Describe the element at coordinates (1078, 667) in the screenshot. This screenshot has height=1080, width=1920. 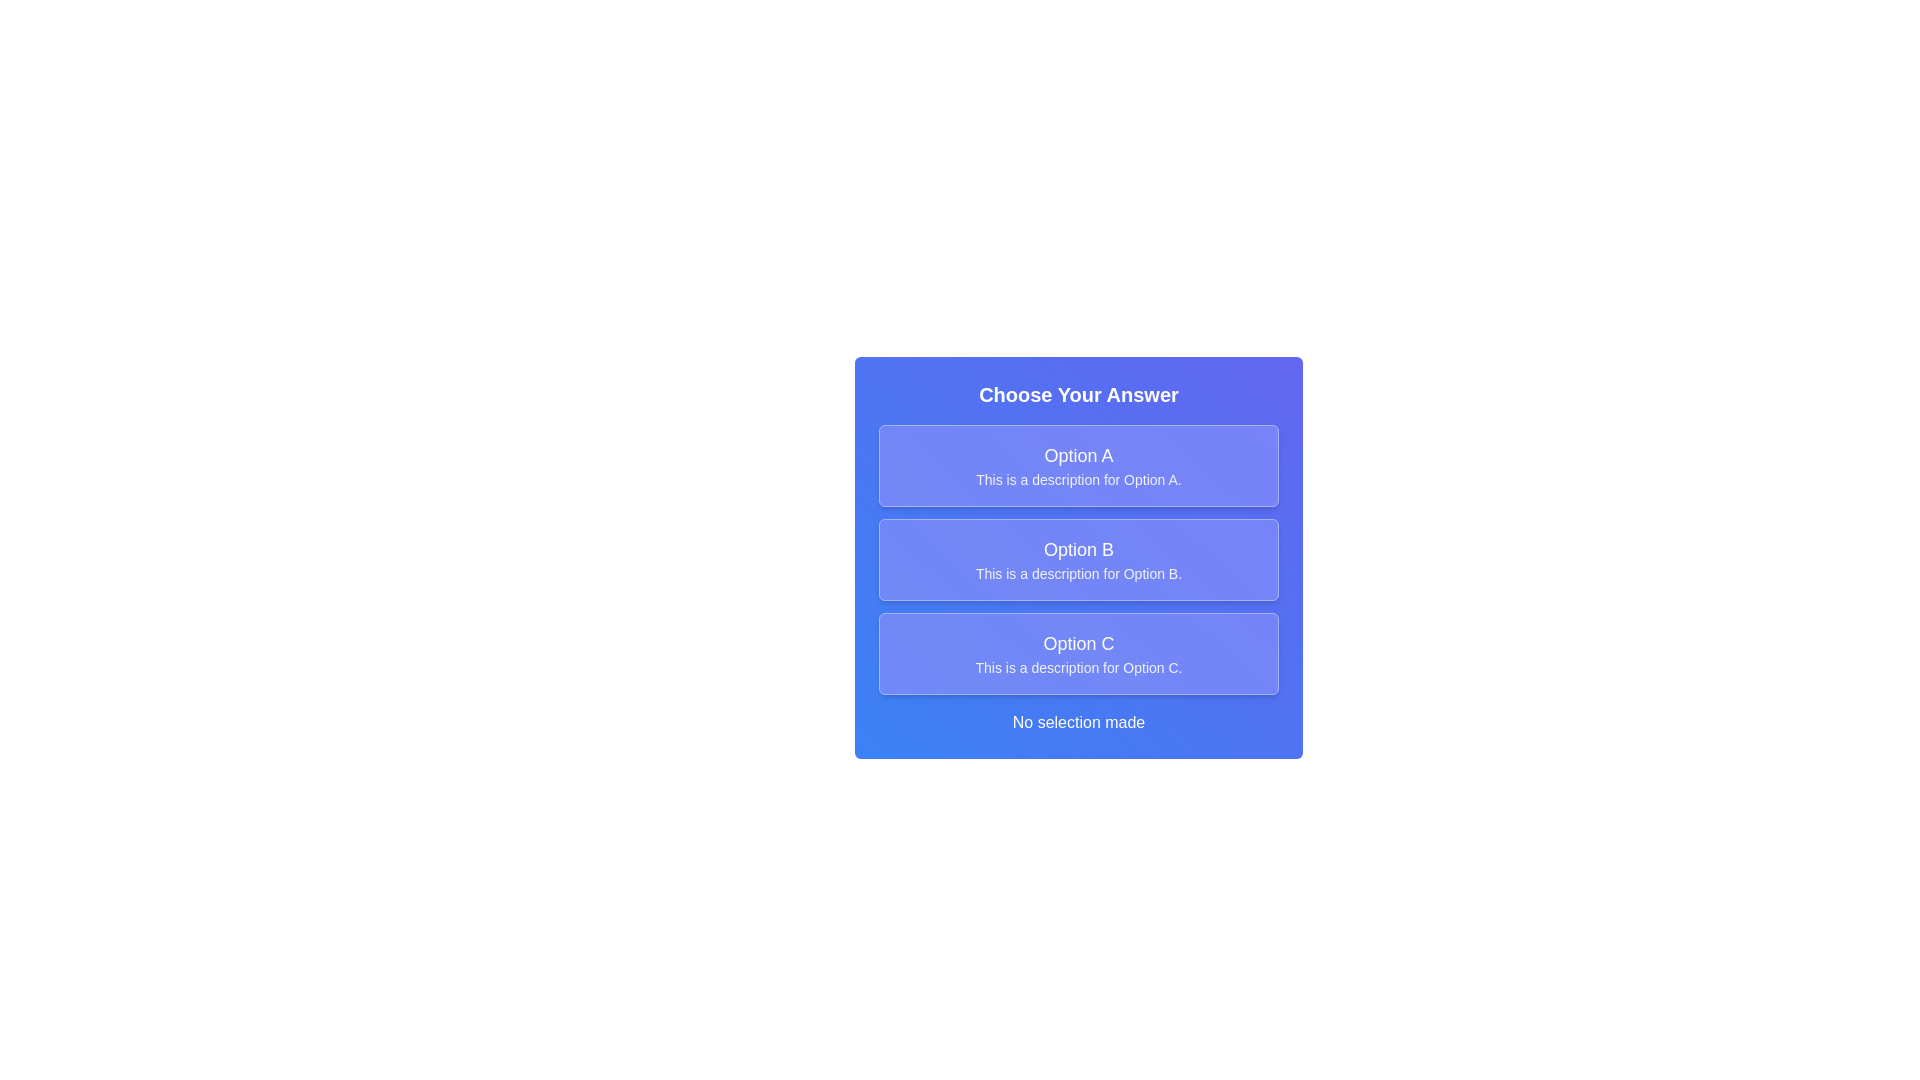
I see `the text label that says 'This is a description for Option C.' located within the blue panel, below the larger 'Option C' text` at that location.